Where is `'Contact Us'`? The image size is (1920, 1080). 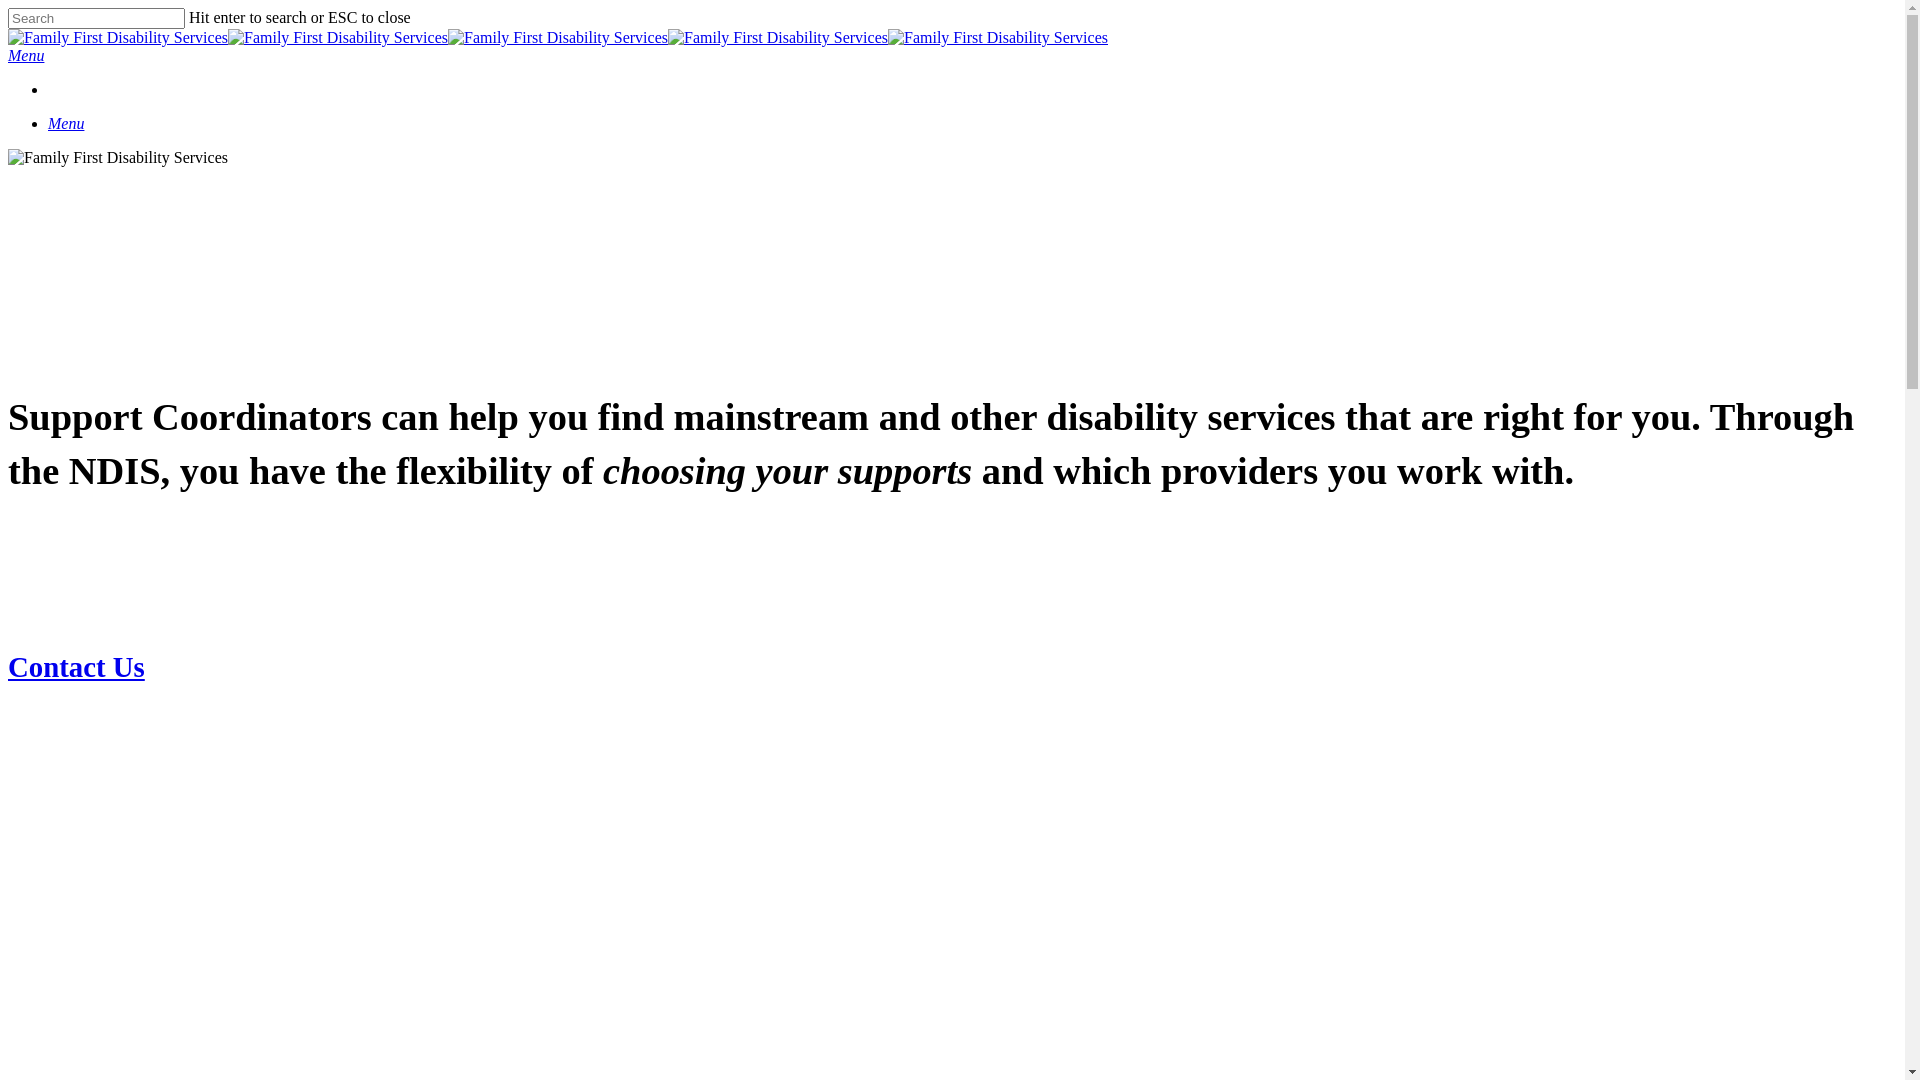 'Contact Us' is located at coordinates (8, 667).